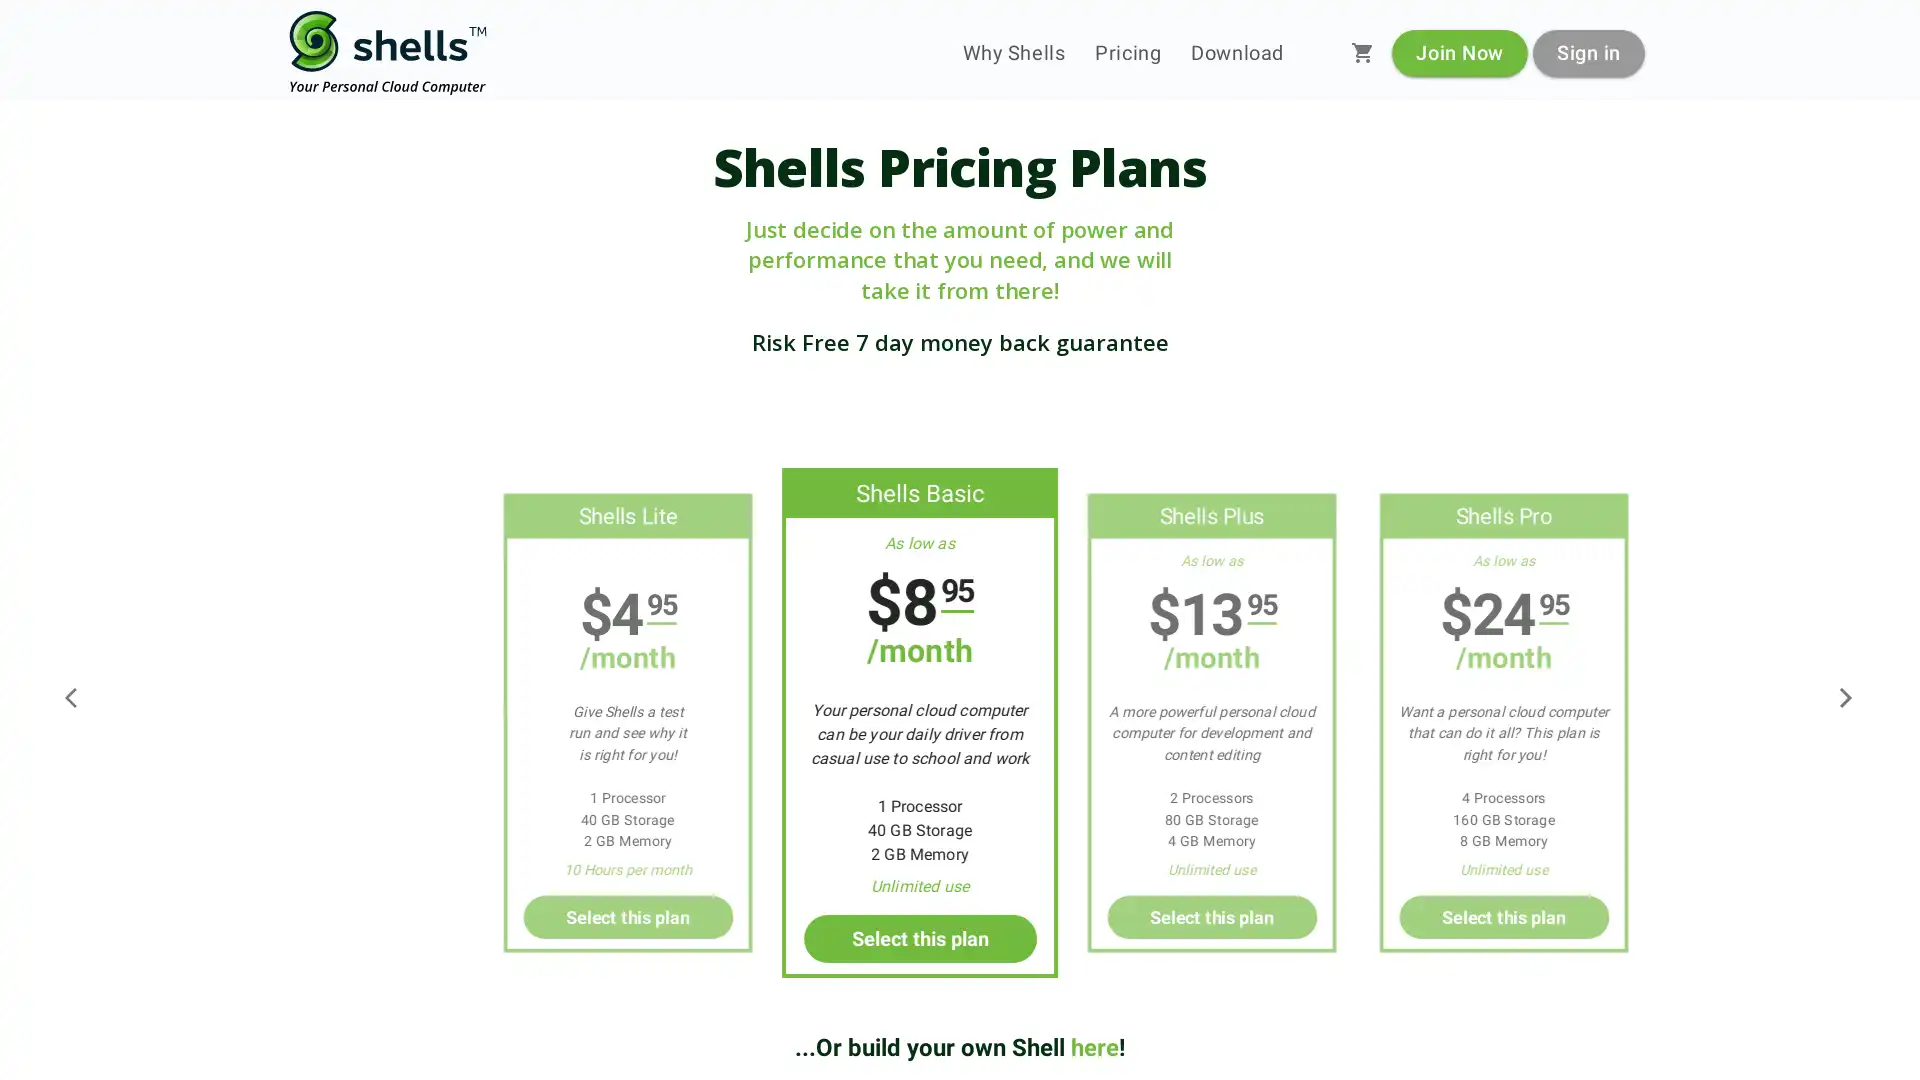 The width and height of the screenshot is (1920, 1080). What do you see at coordinates (1362, 52) in the screenshot?
I see `cart` at bounding box center [1362, 52].